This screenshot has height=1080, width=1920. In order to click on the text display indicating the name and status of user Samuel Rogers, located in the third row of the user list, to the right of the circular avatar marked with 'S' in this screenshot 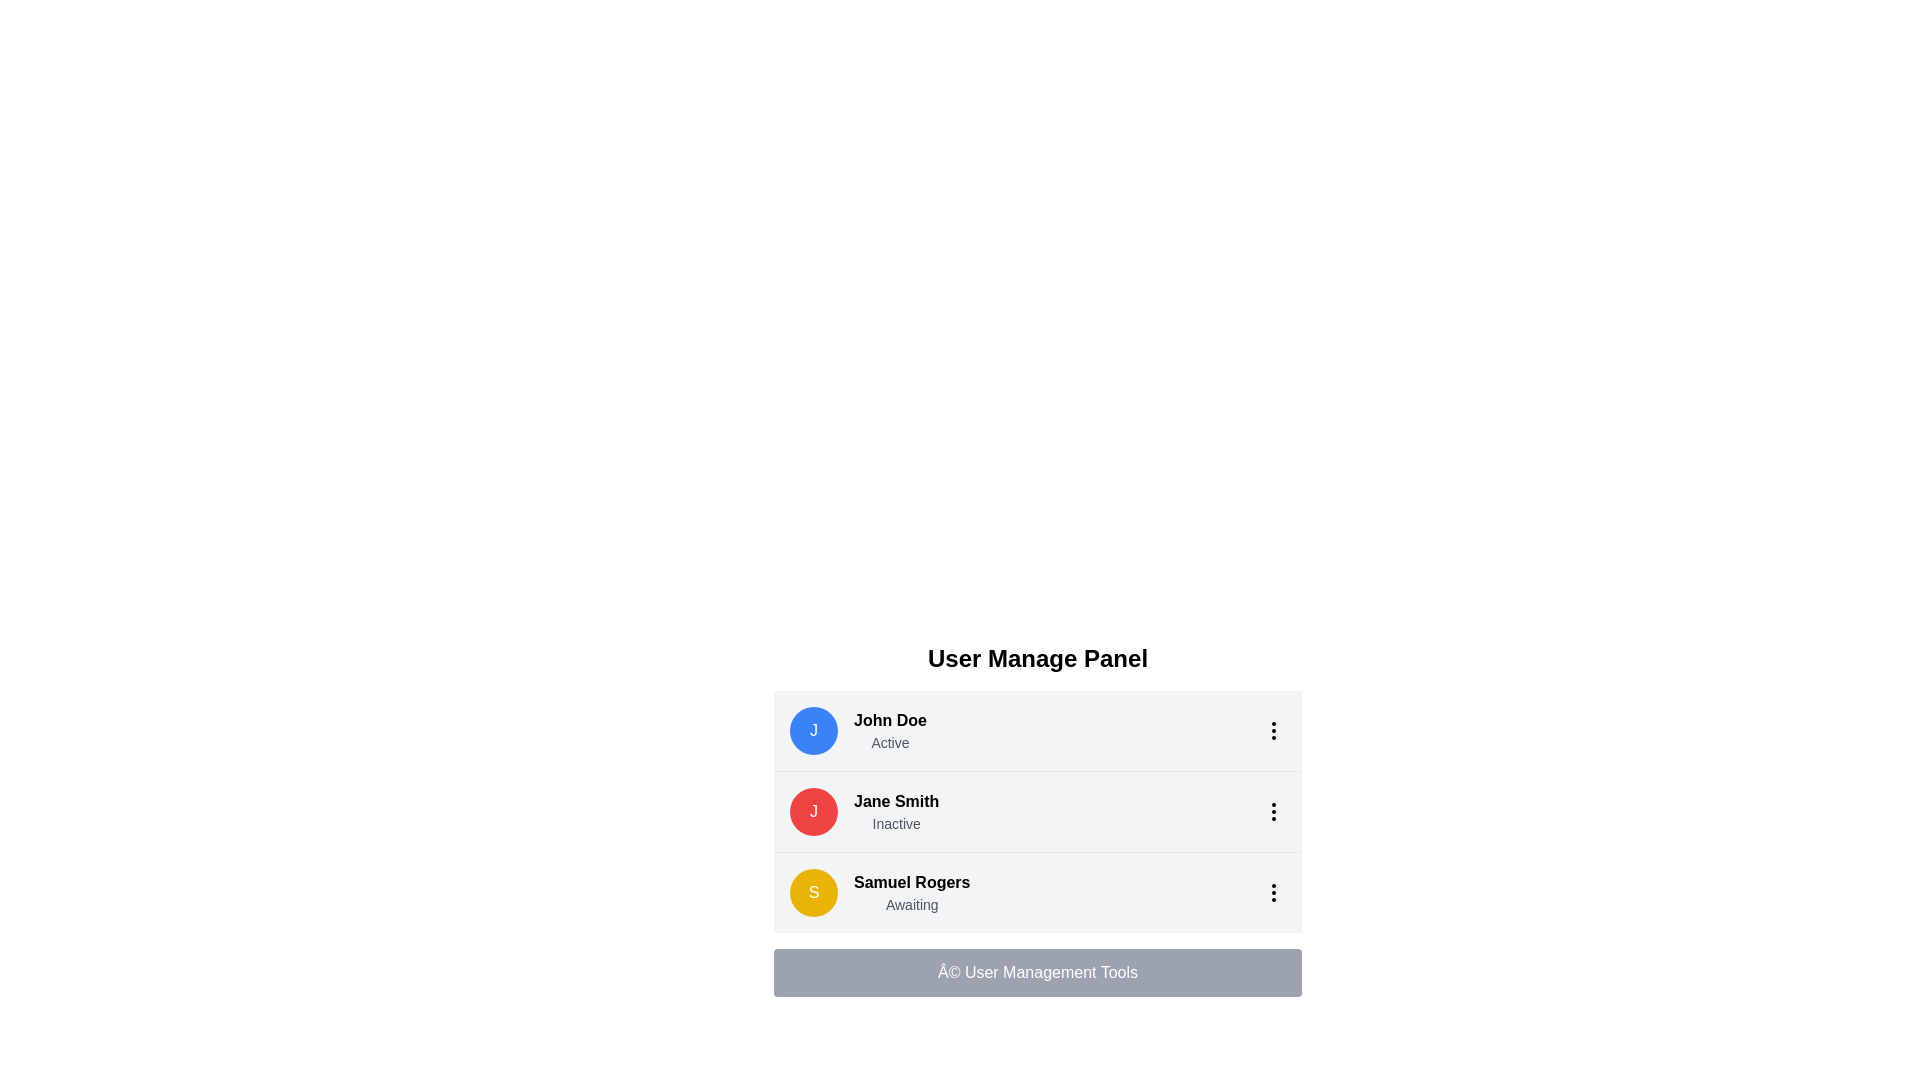, I will do `click(911, 892)`.